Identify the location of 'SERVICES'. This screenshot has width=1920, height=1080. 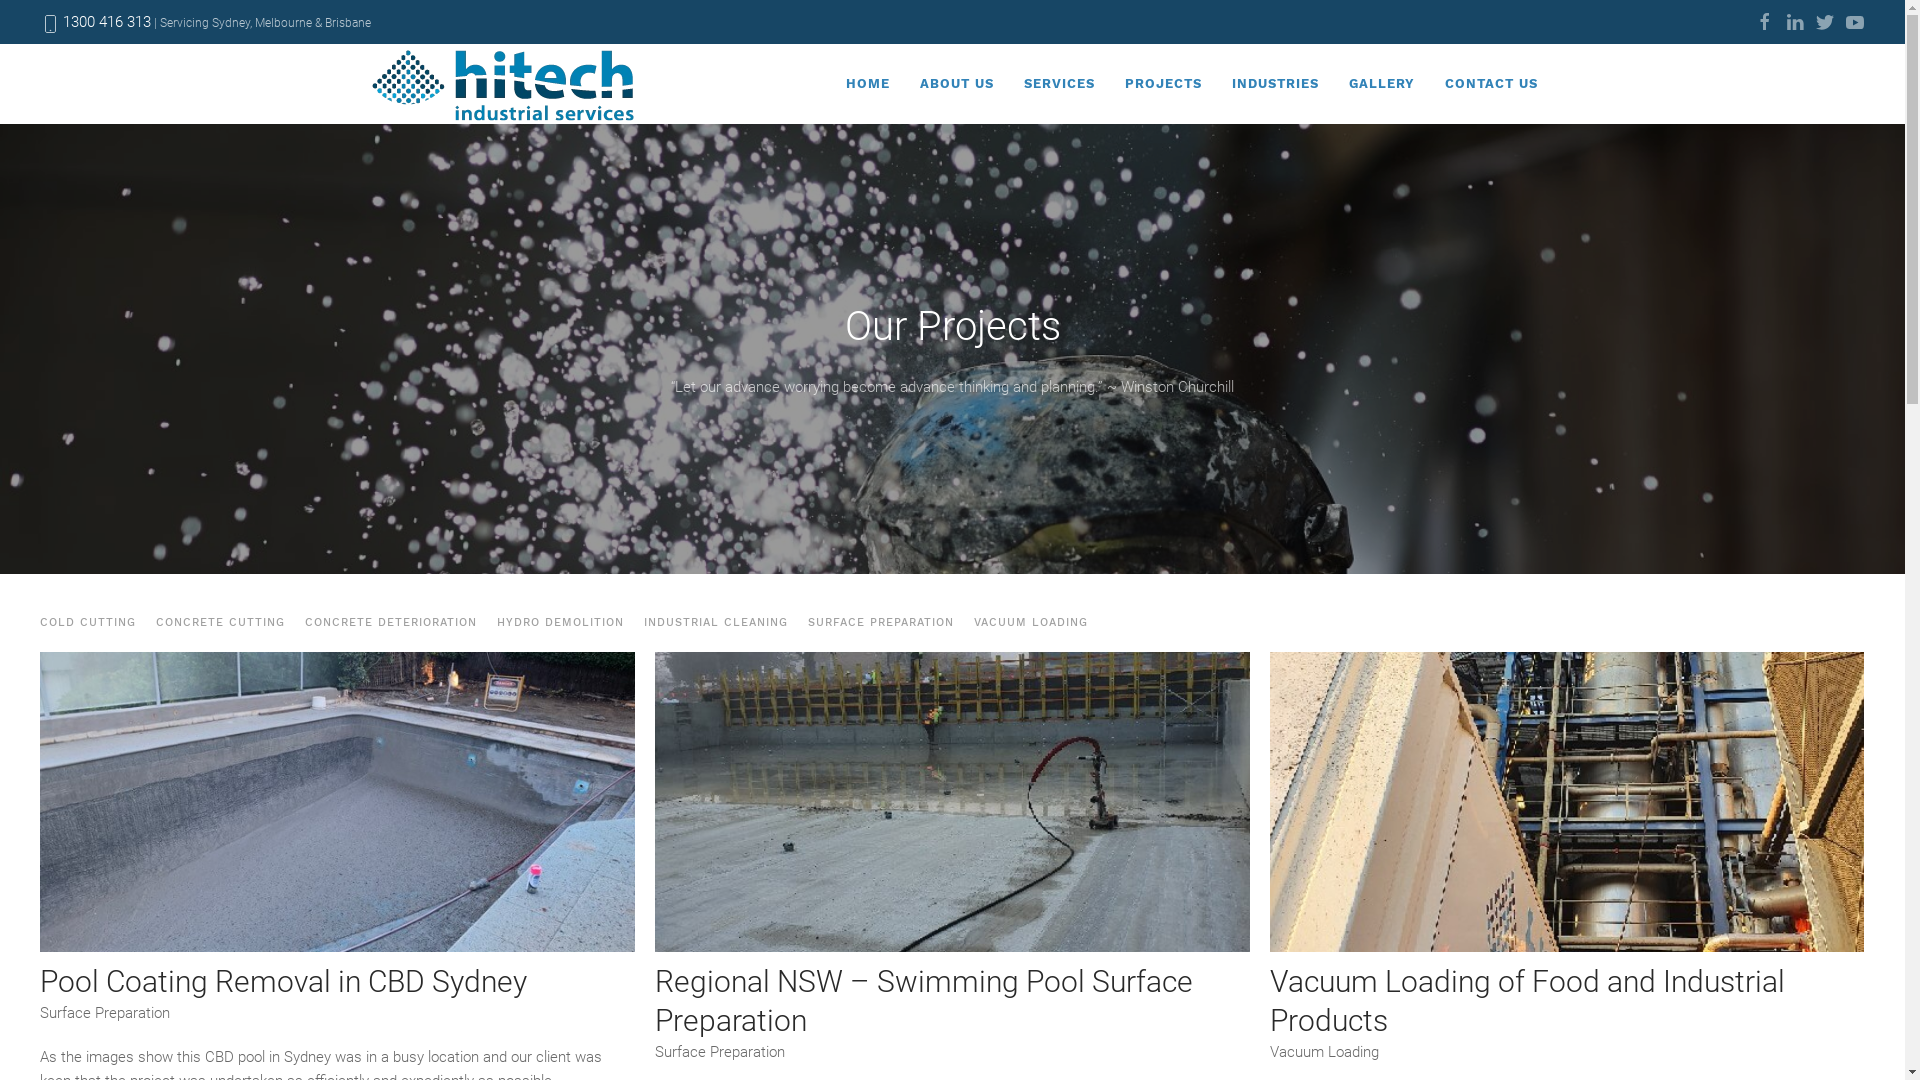
(1057, 83).